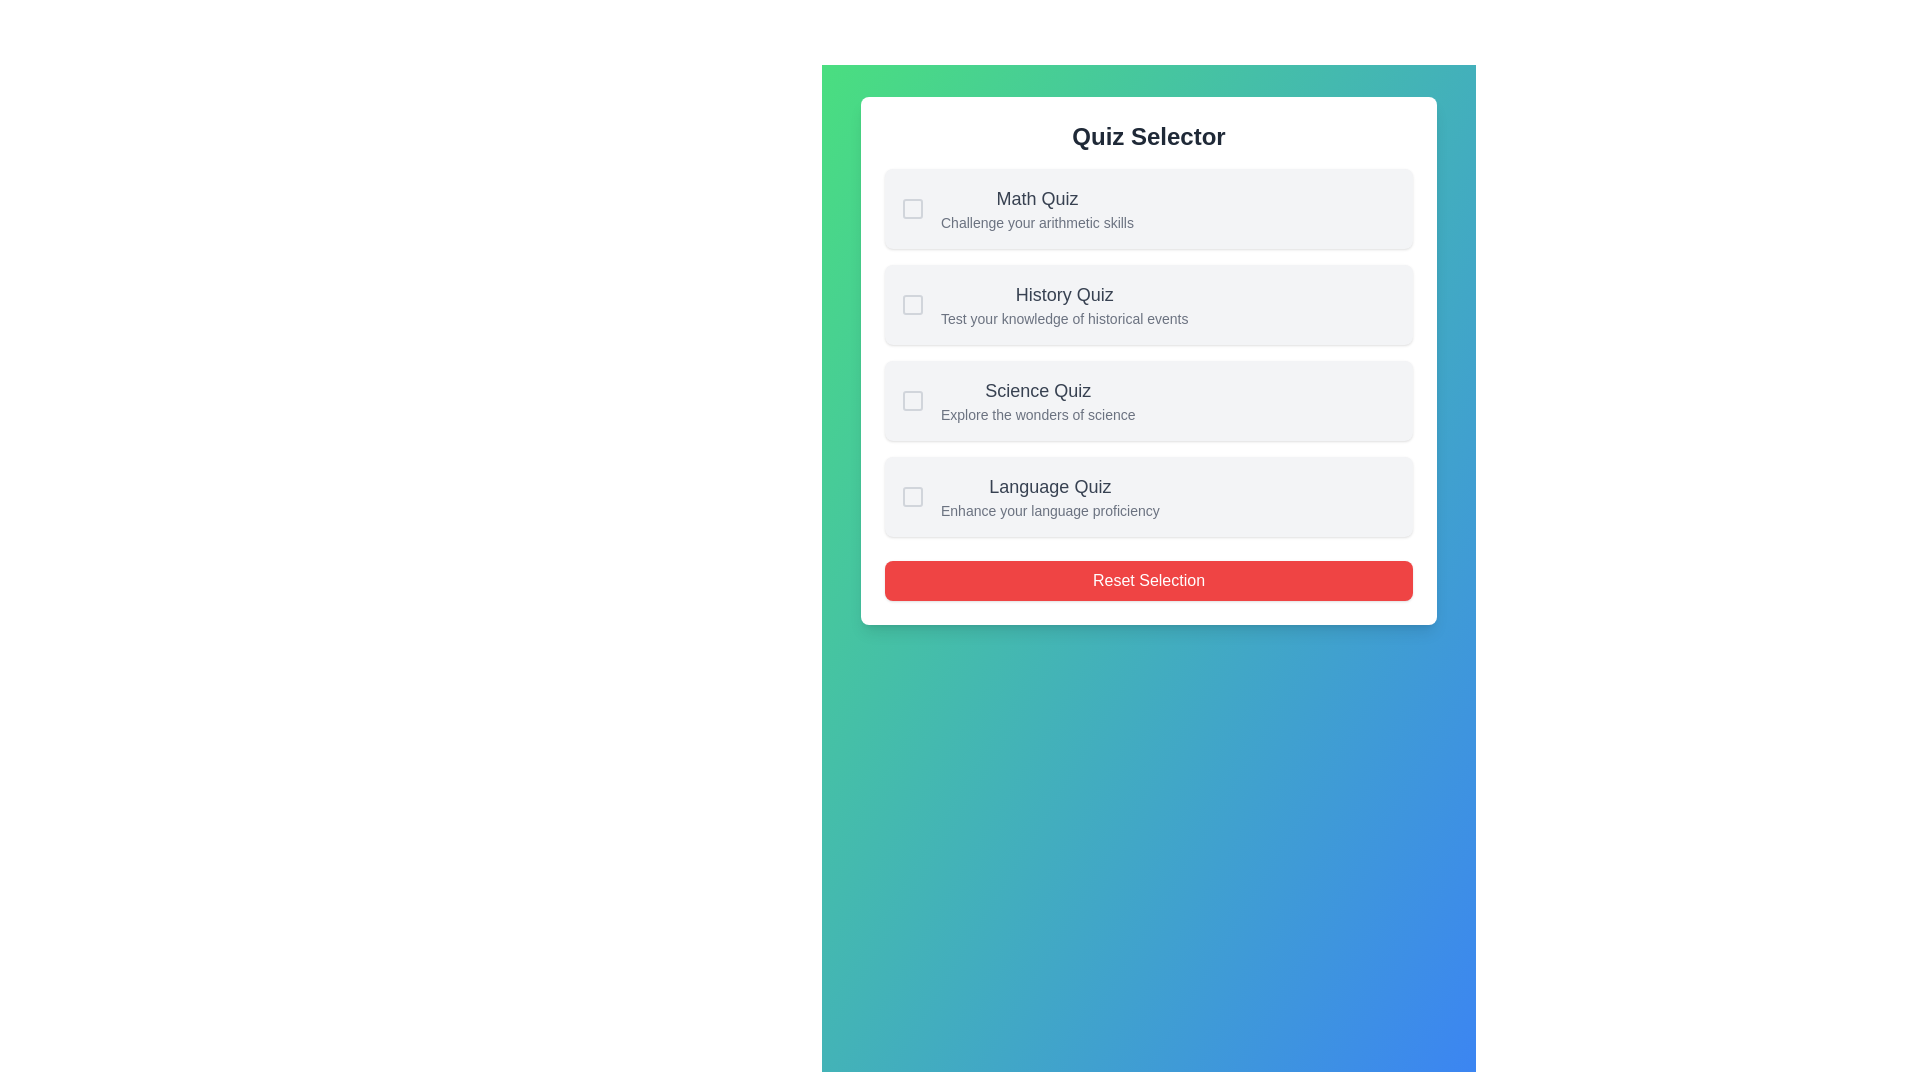 Image resolution: width=1920 pixels, height=1080 pixels. What do you see at coordinates (1148, 401) in the screenshot?
I see `the quiz card for Science Quiz` at bounding box center [1148, 401].